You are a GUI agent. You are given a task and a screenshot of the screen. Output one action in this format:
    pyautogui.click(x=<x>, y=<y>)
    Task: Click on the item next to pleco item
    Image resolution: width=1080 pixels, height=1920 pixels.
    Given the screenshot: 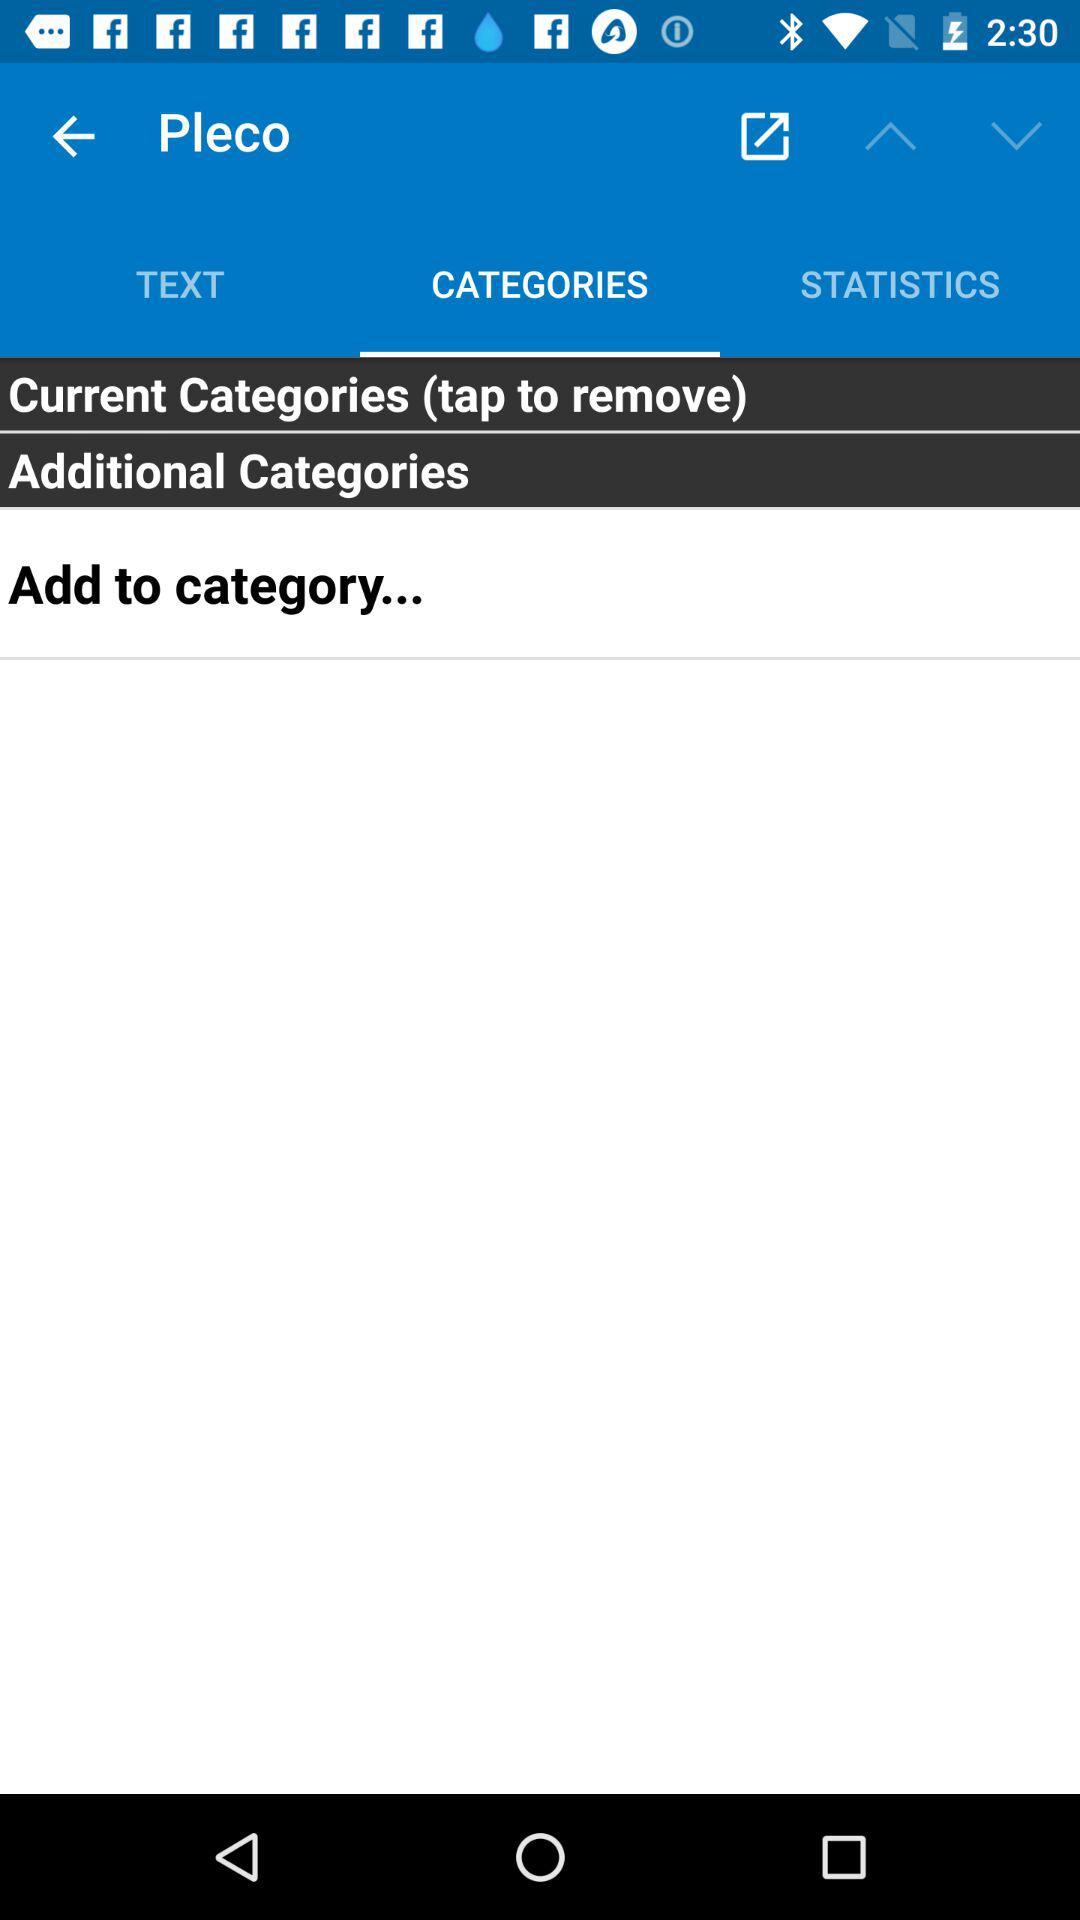 What is the action you would take?
    pyautogui.click(x=72, y=135)
    